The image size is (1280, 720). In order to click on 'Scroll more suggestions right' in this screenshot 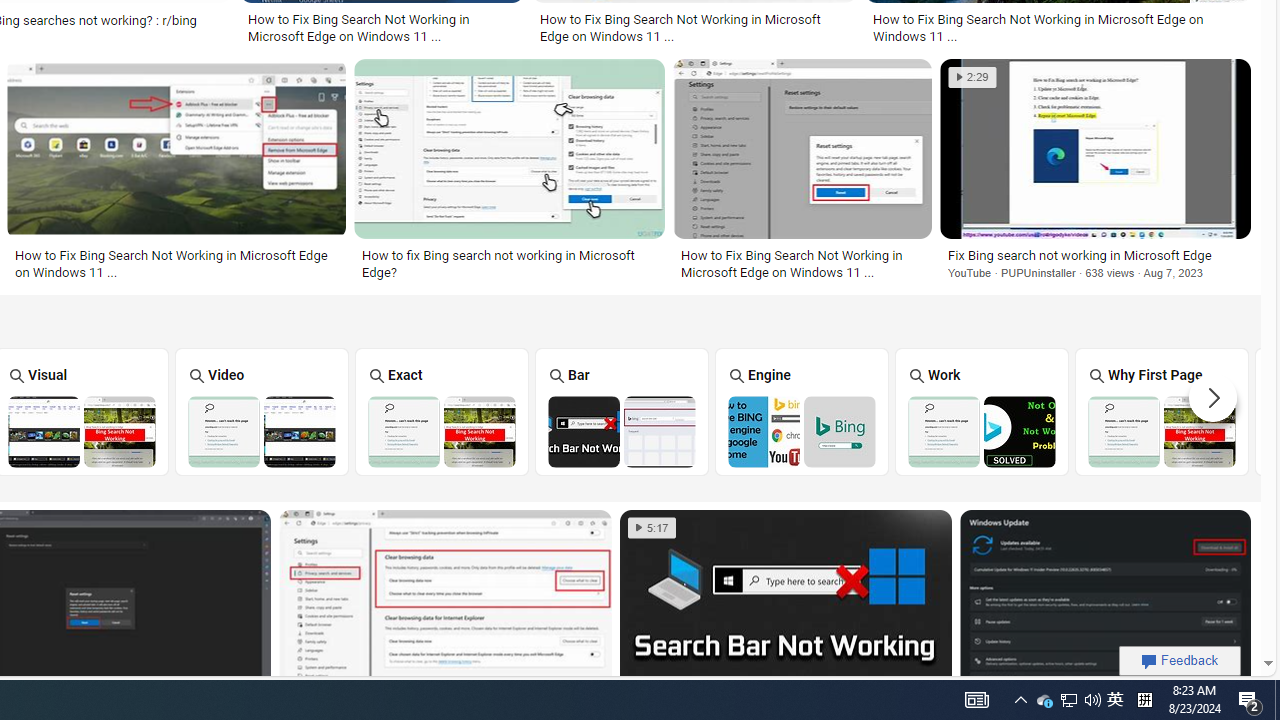, I will do `click(1212, 398)`.